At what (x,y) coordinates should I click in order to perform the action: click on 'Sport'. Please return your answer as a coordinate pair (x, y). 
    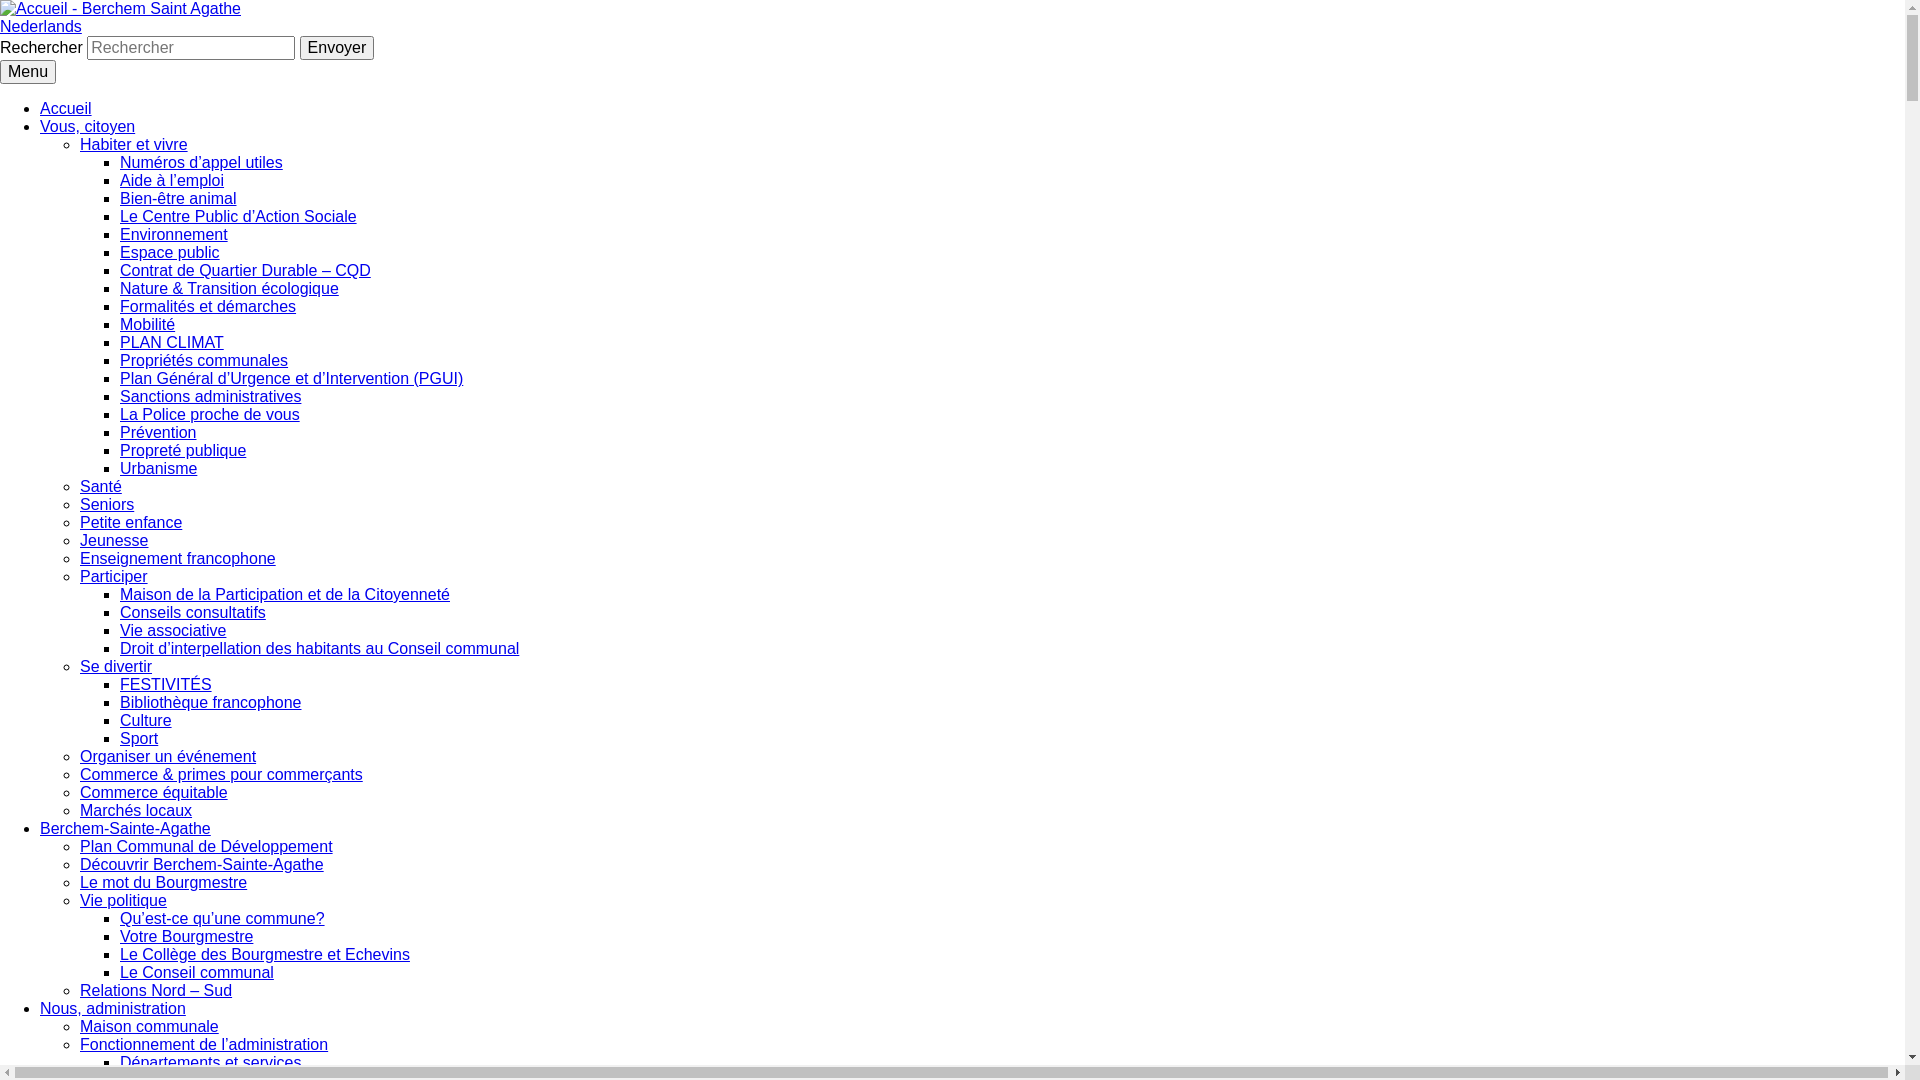
    Looking at the image, I should click on (119, 738).